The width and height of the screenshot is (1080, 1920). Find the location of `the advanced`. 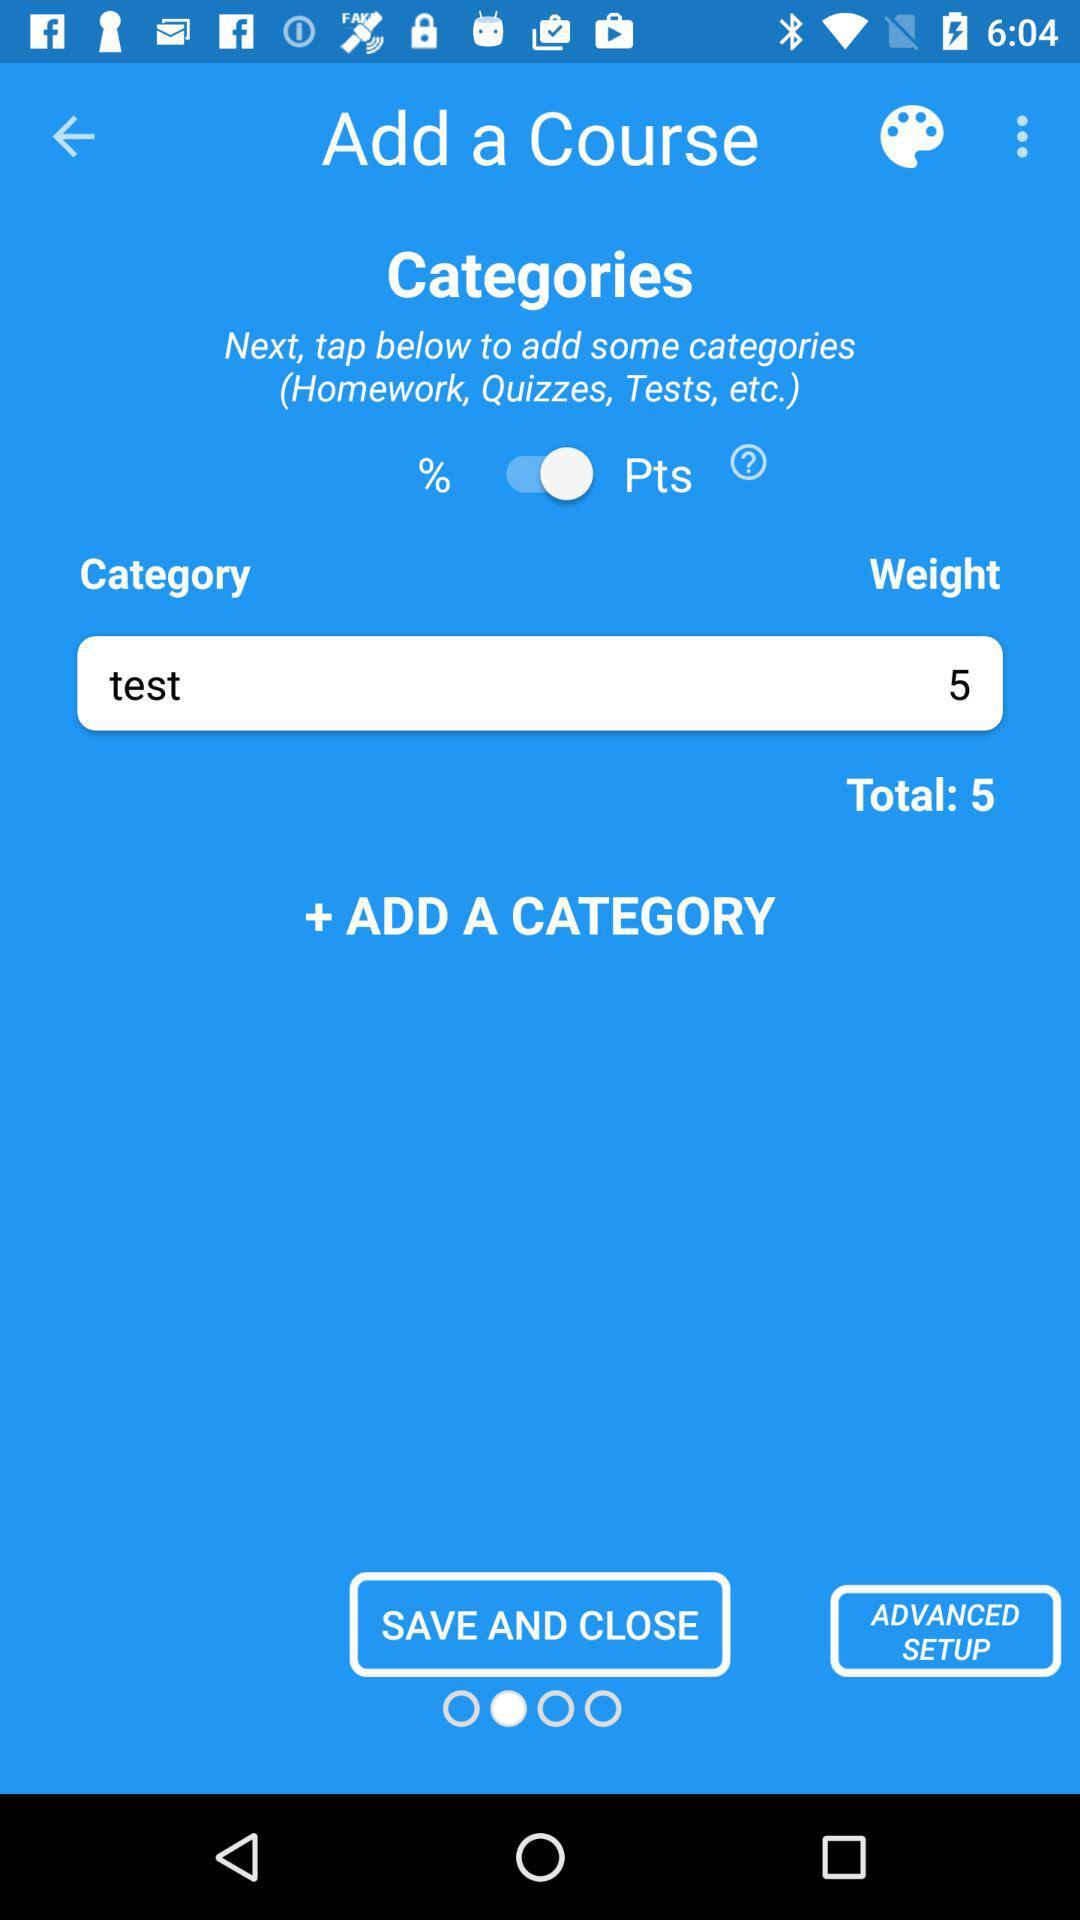

the advanced is located at coordinates (945, 1630).